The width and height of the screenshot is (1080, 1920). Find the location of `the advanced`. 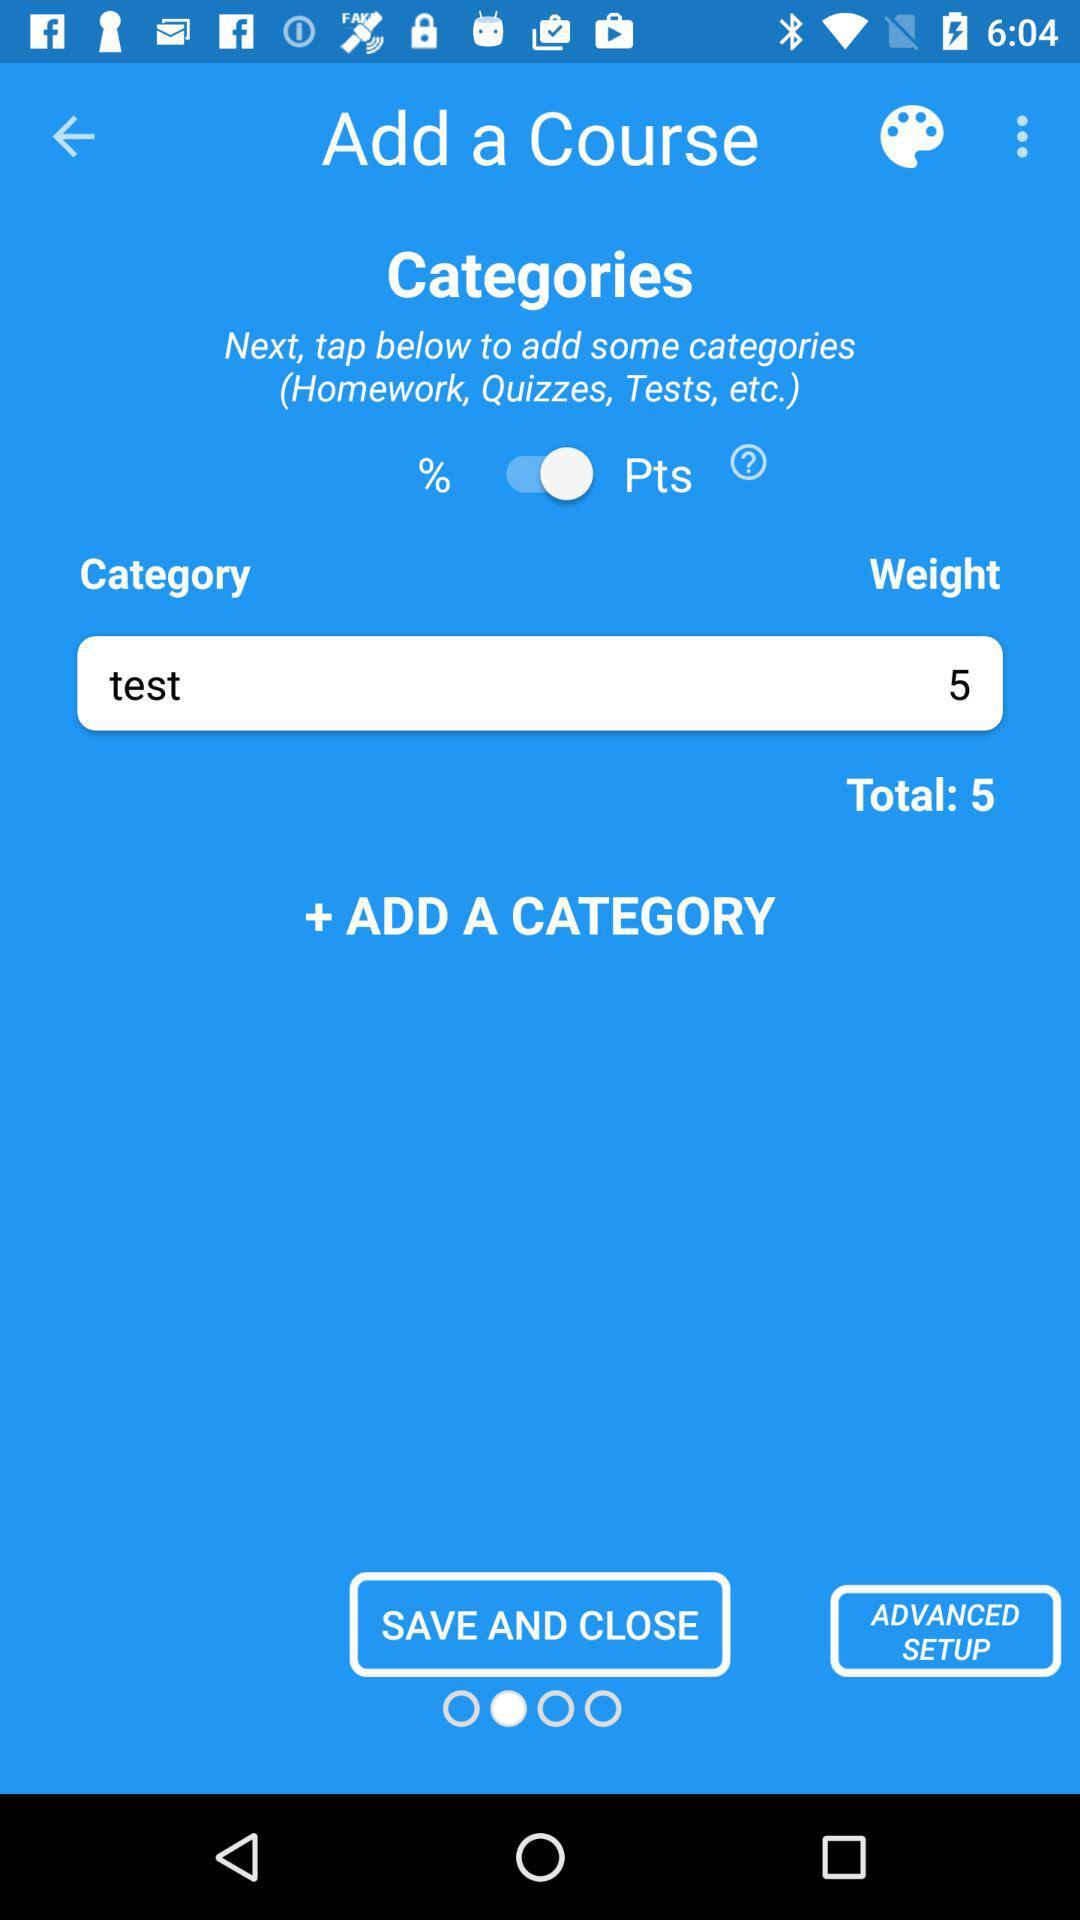

the advanced is located at coordinates (945, 1630).